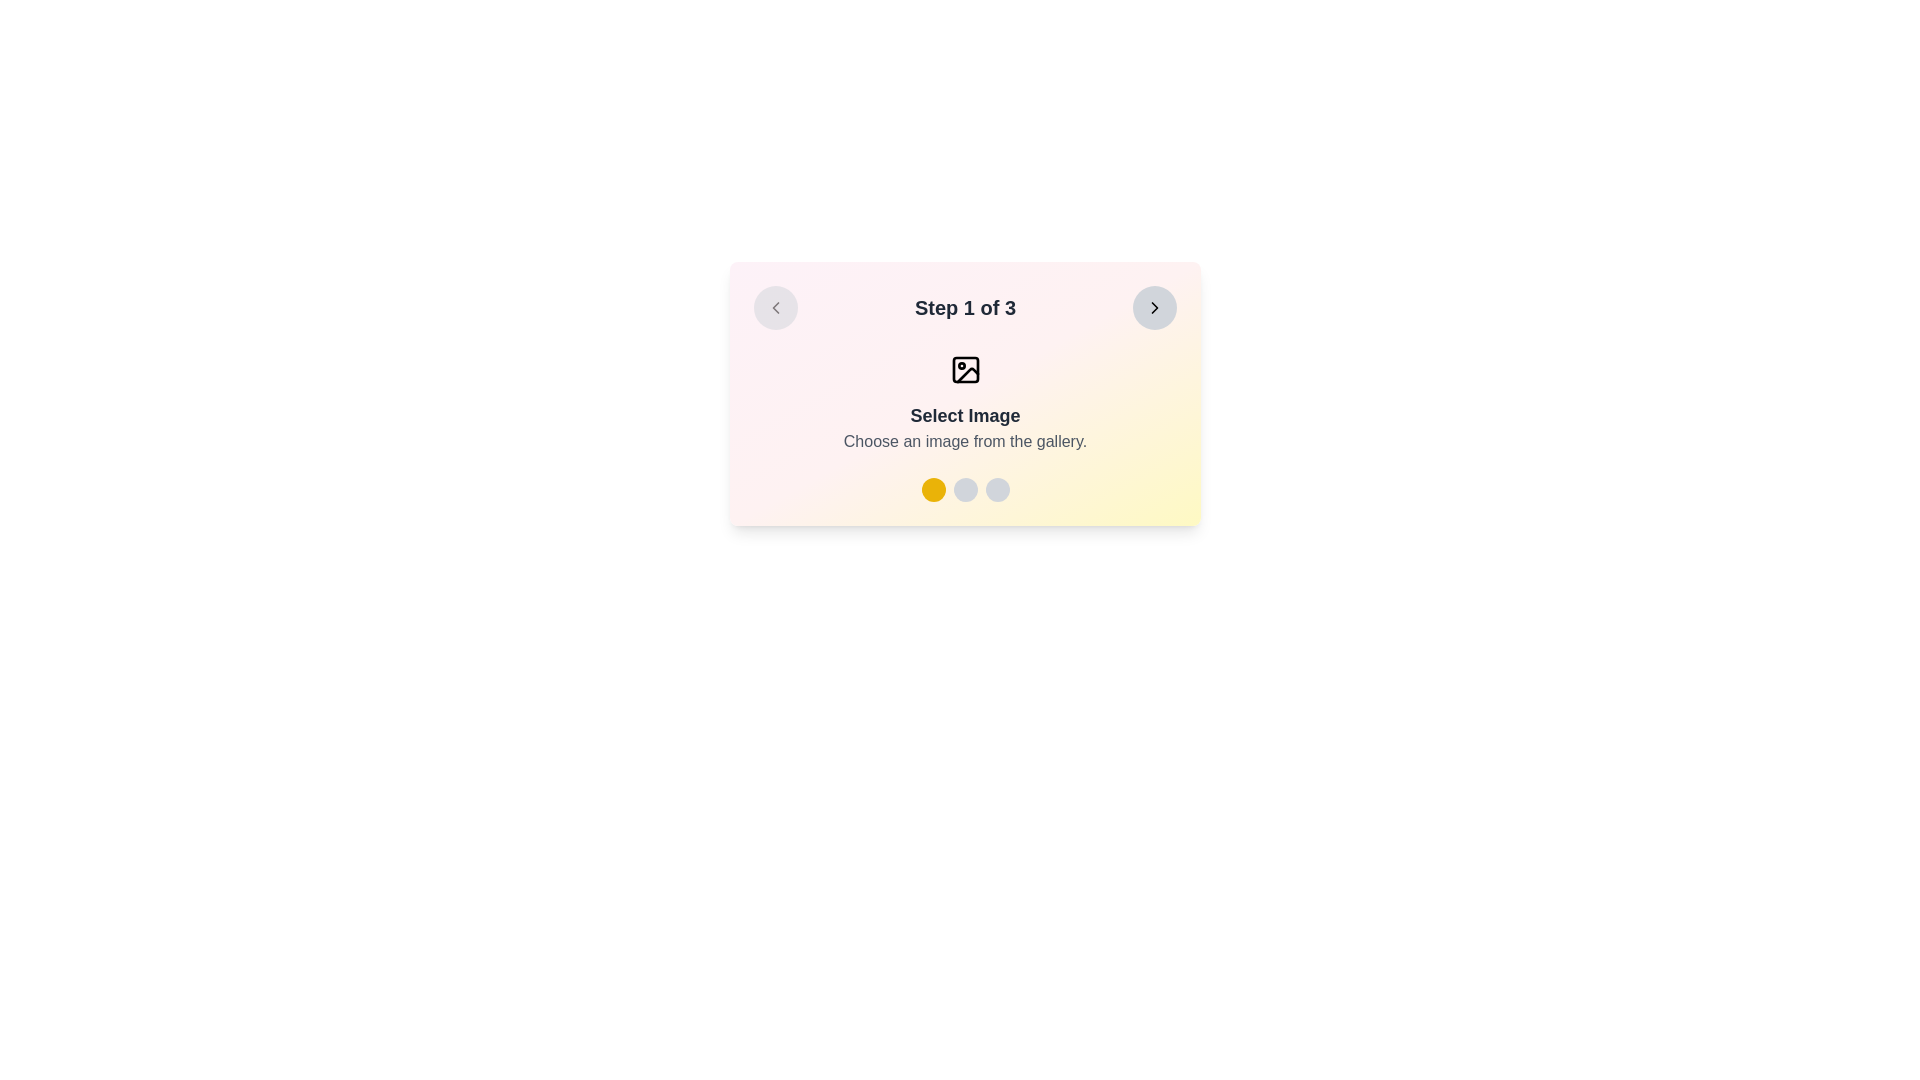 This screenshot has width=1920, height=1080. What do you see at coordinates (965, 489) in the screenshot?
I see `the second circular indicator/button located at the bottom center of the card, which is positioned between an orange circle on the left and a gray circle on the right` at bounding box center [965, 489].